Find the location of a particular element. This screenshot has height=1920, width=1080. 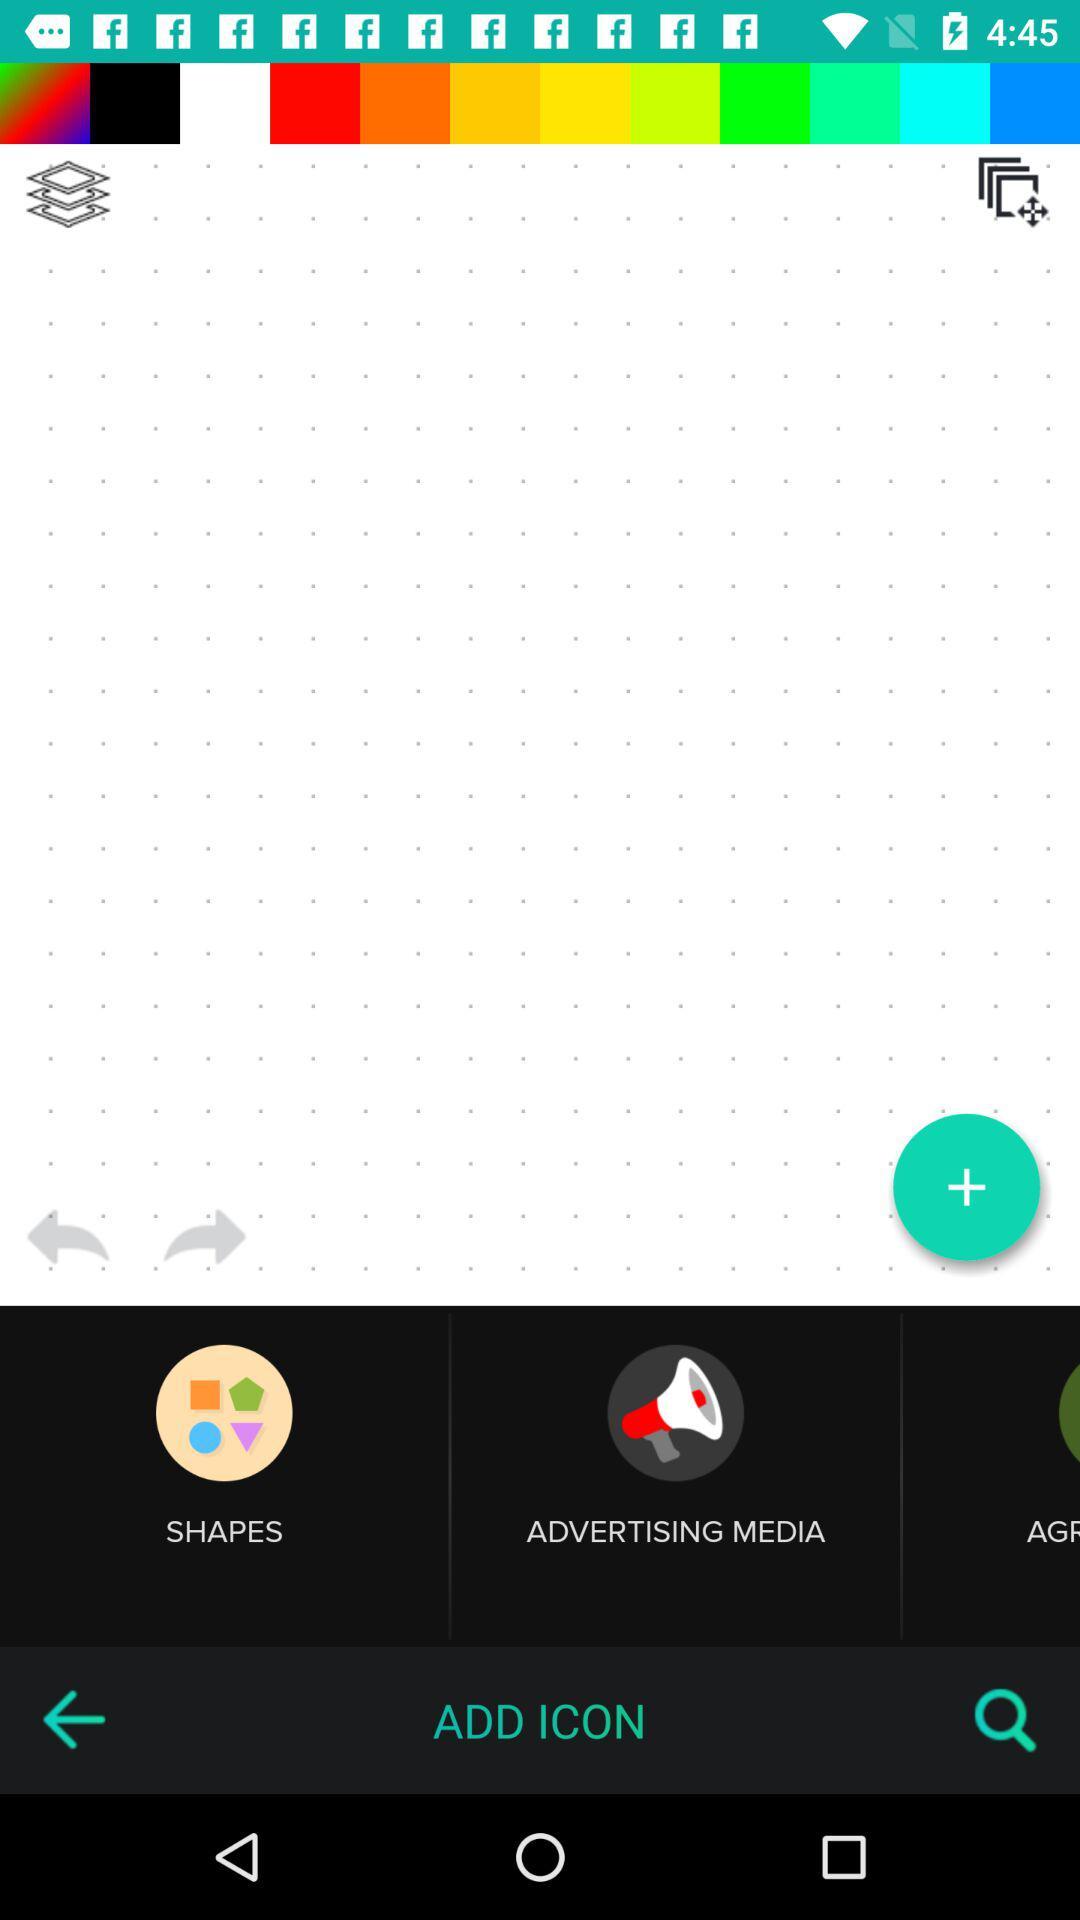

the search icon is located at coordinates (1006, 1719).